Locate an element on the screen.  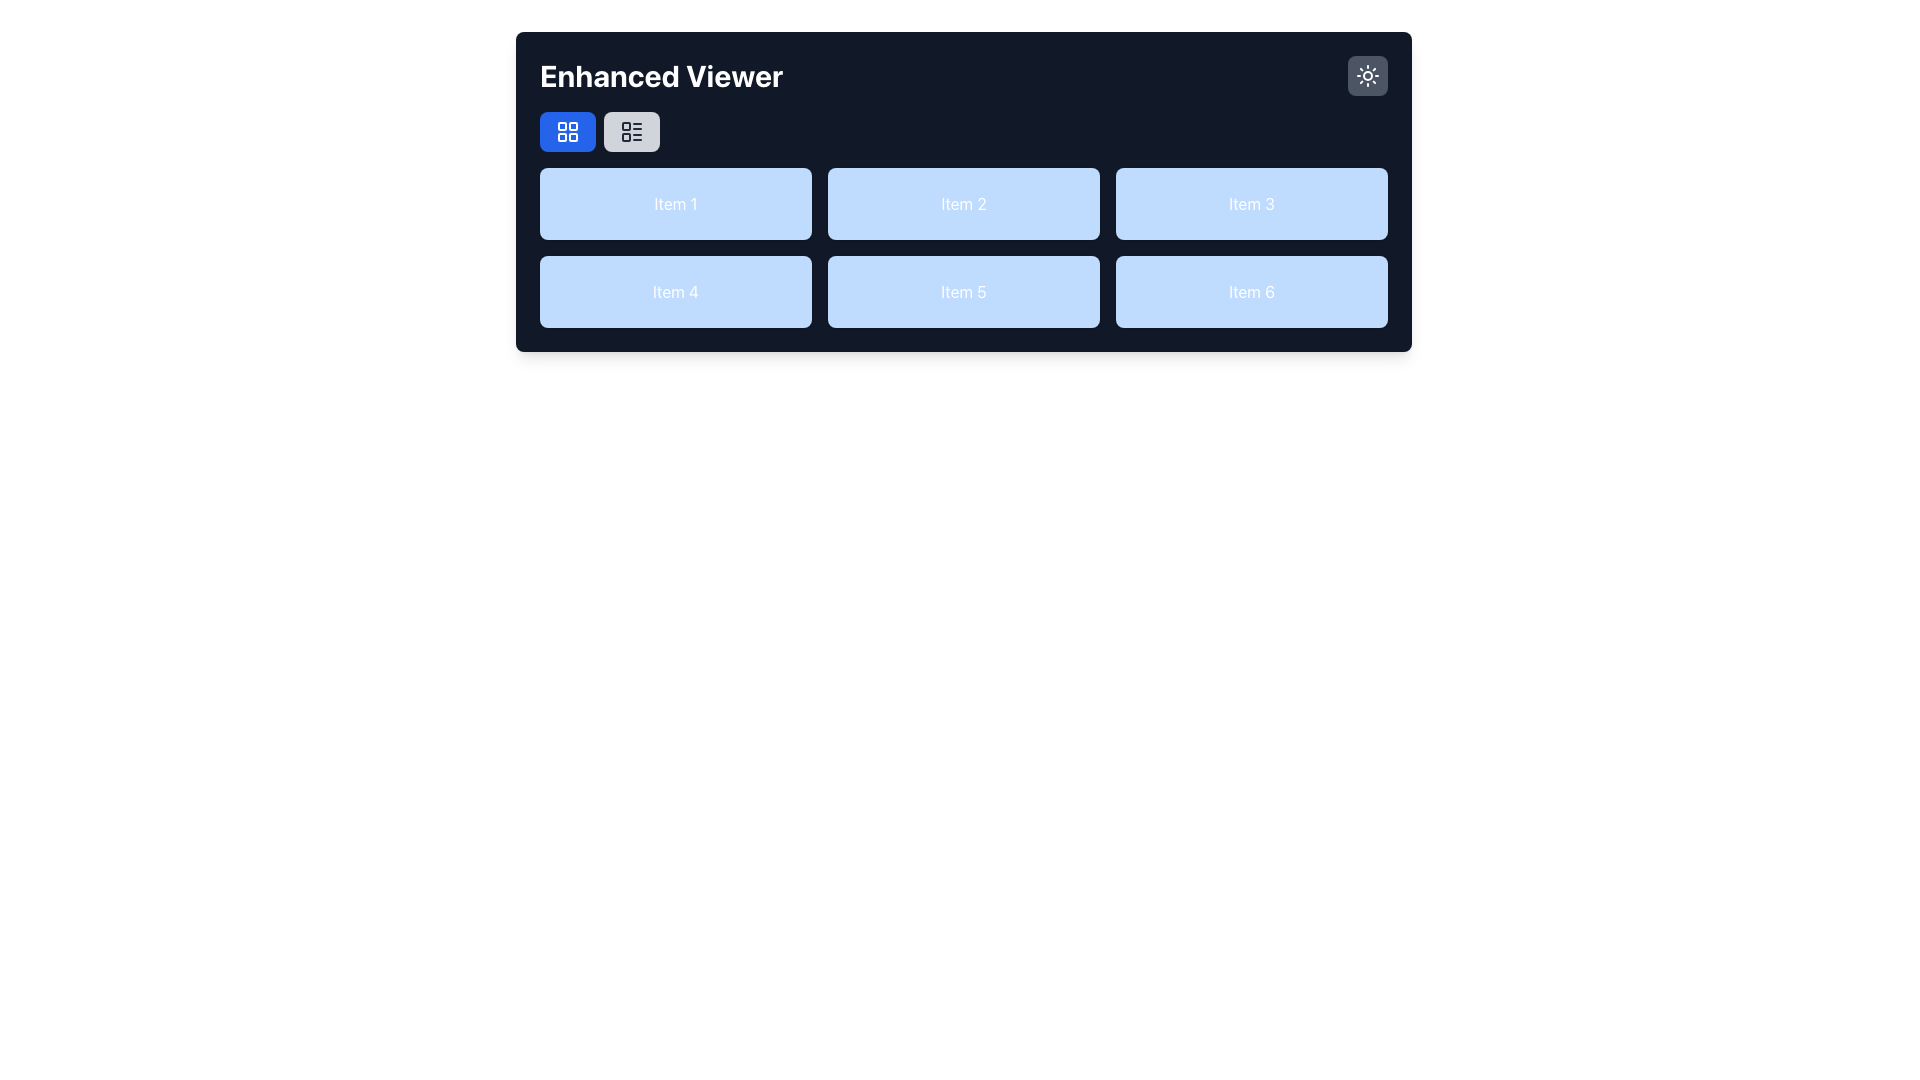
the toggle Icon button located near the top-left corner of the interface to switch the display mode to a list layout is located at coordinates (631, 131).